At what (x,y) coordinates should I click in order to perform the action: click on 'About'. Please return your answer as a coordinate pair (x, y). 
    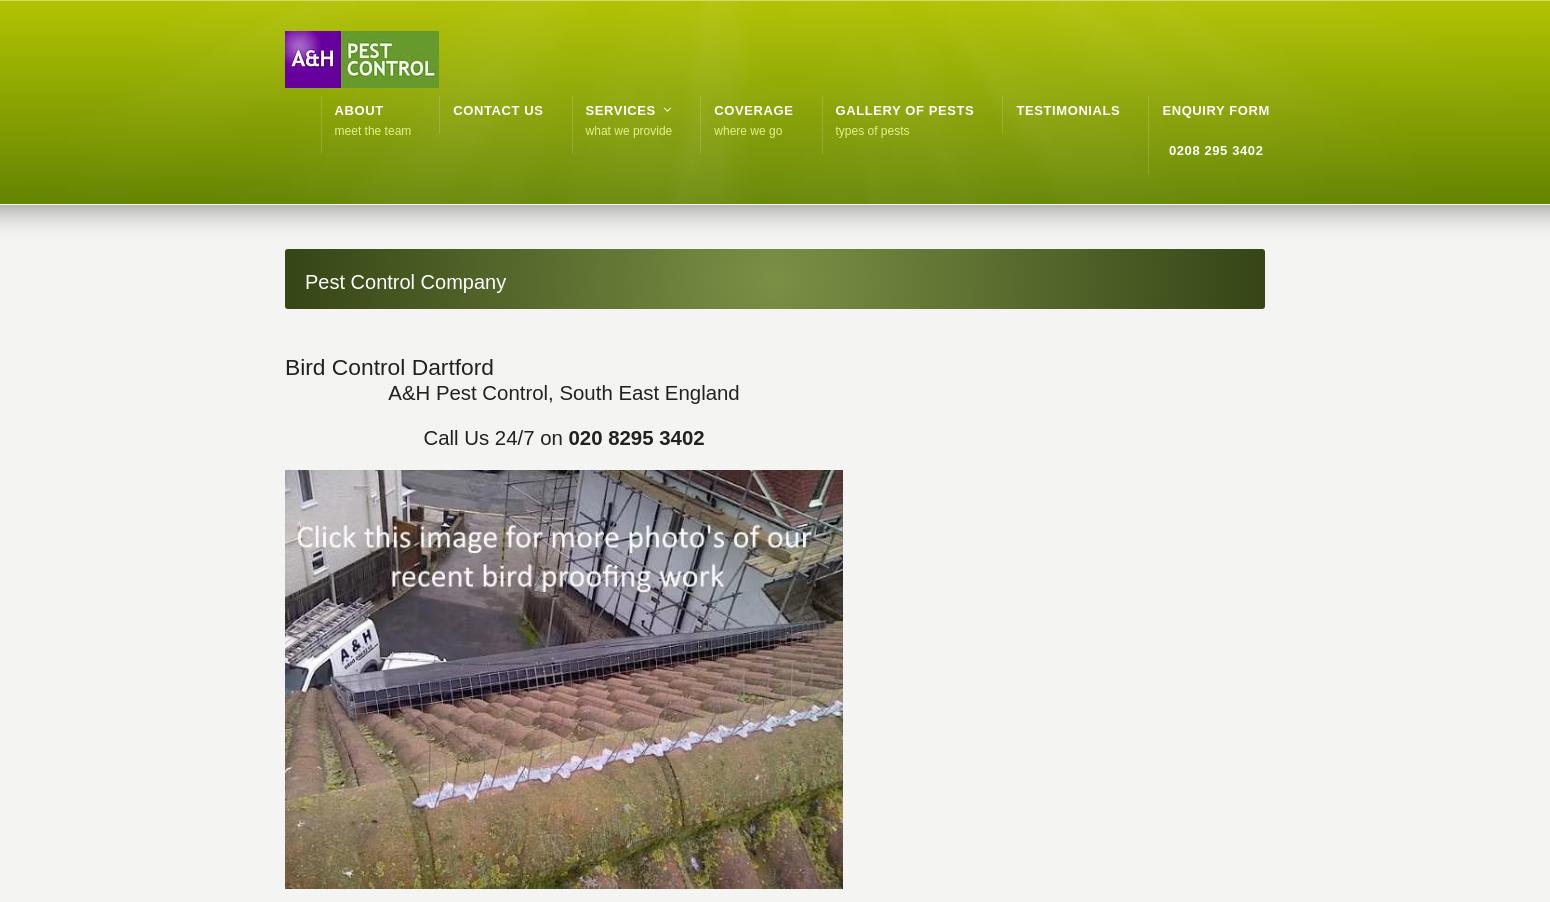
    Looking at the image, I should click on (357, 110).